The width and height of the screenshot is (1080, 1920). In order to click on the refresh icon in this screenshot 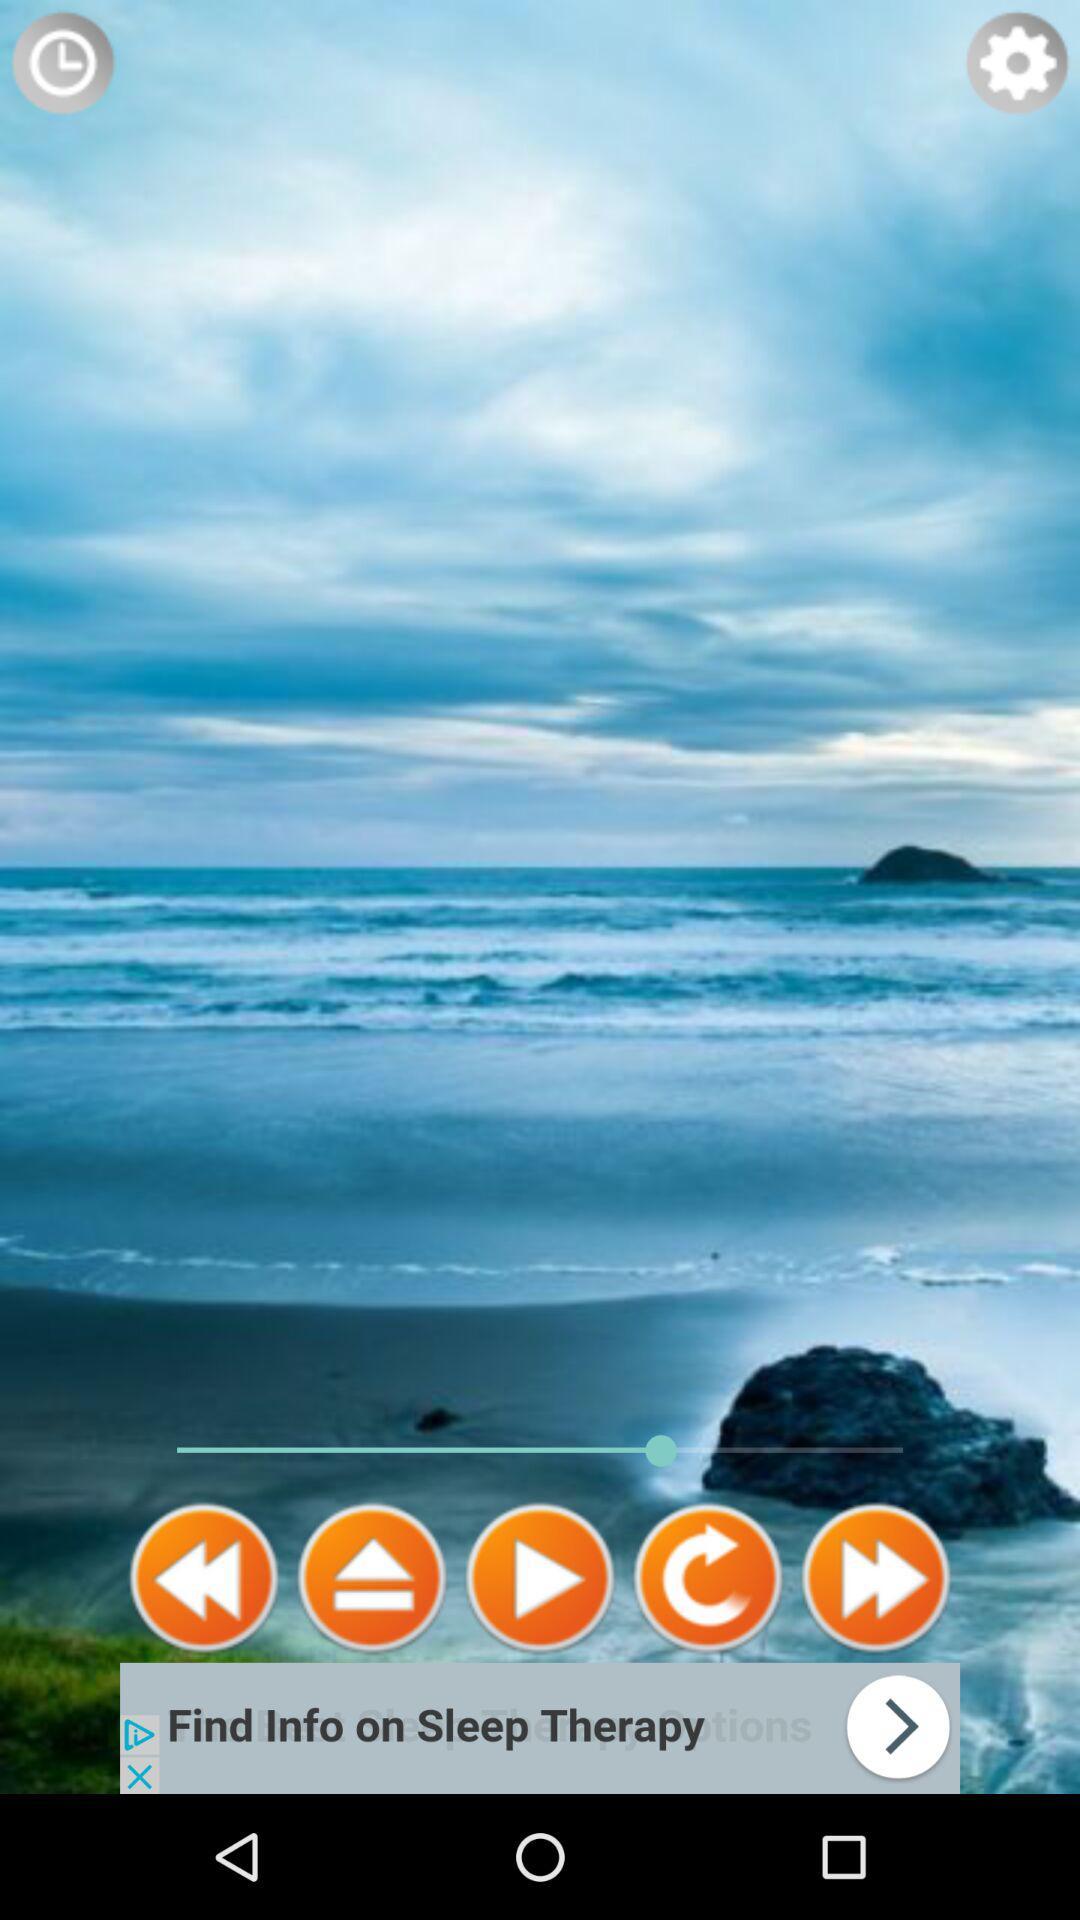, I will do `click(707, 1688)`.